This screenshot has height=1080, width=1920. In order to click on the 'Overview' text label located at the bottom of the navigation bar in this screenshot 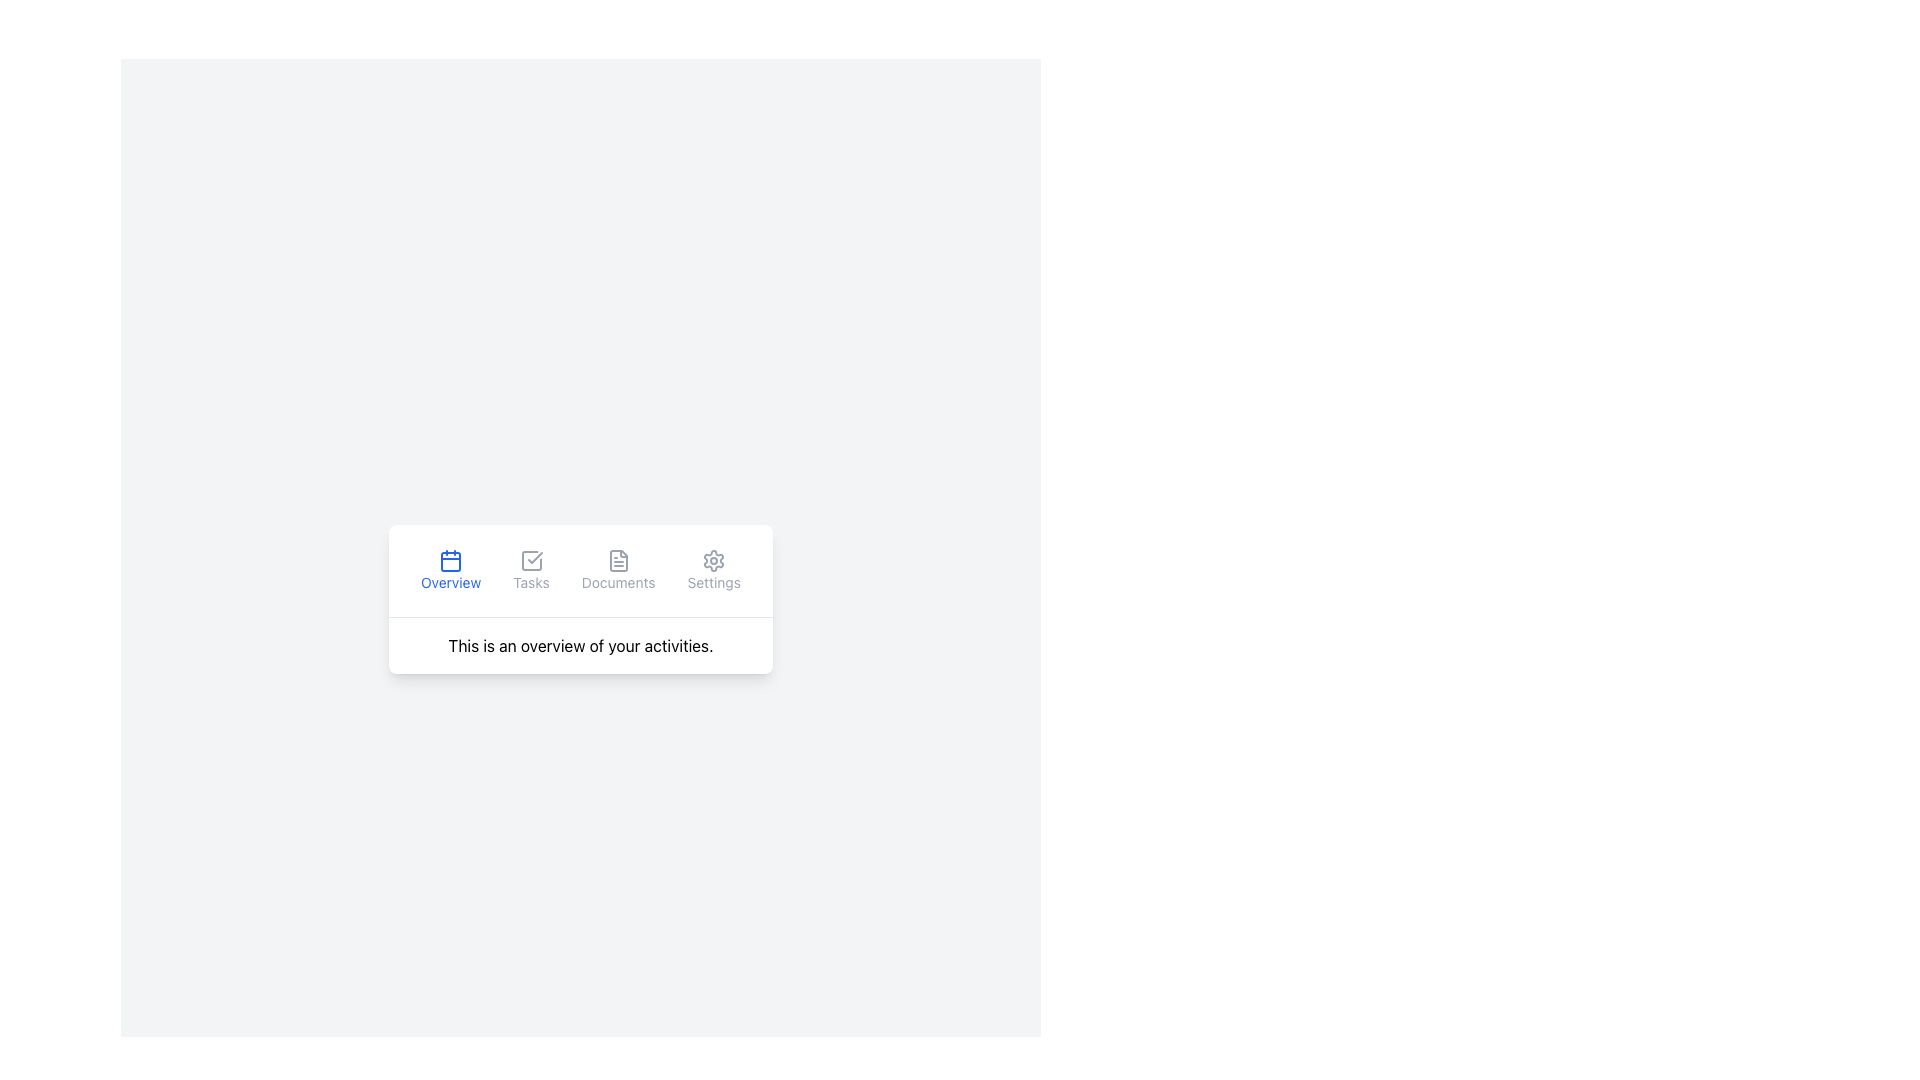, I will do `click(450, 582)`.